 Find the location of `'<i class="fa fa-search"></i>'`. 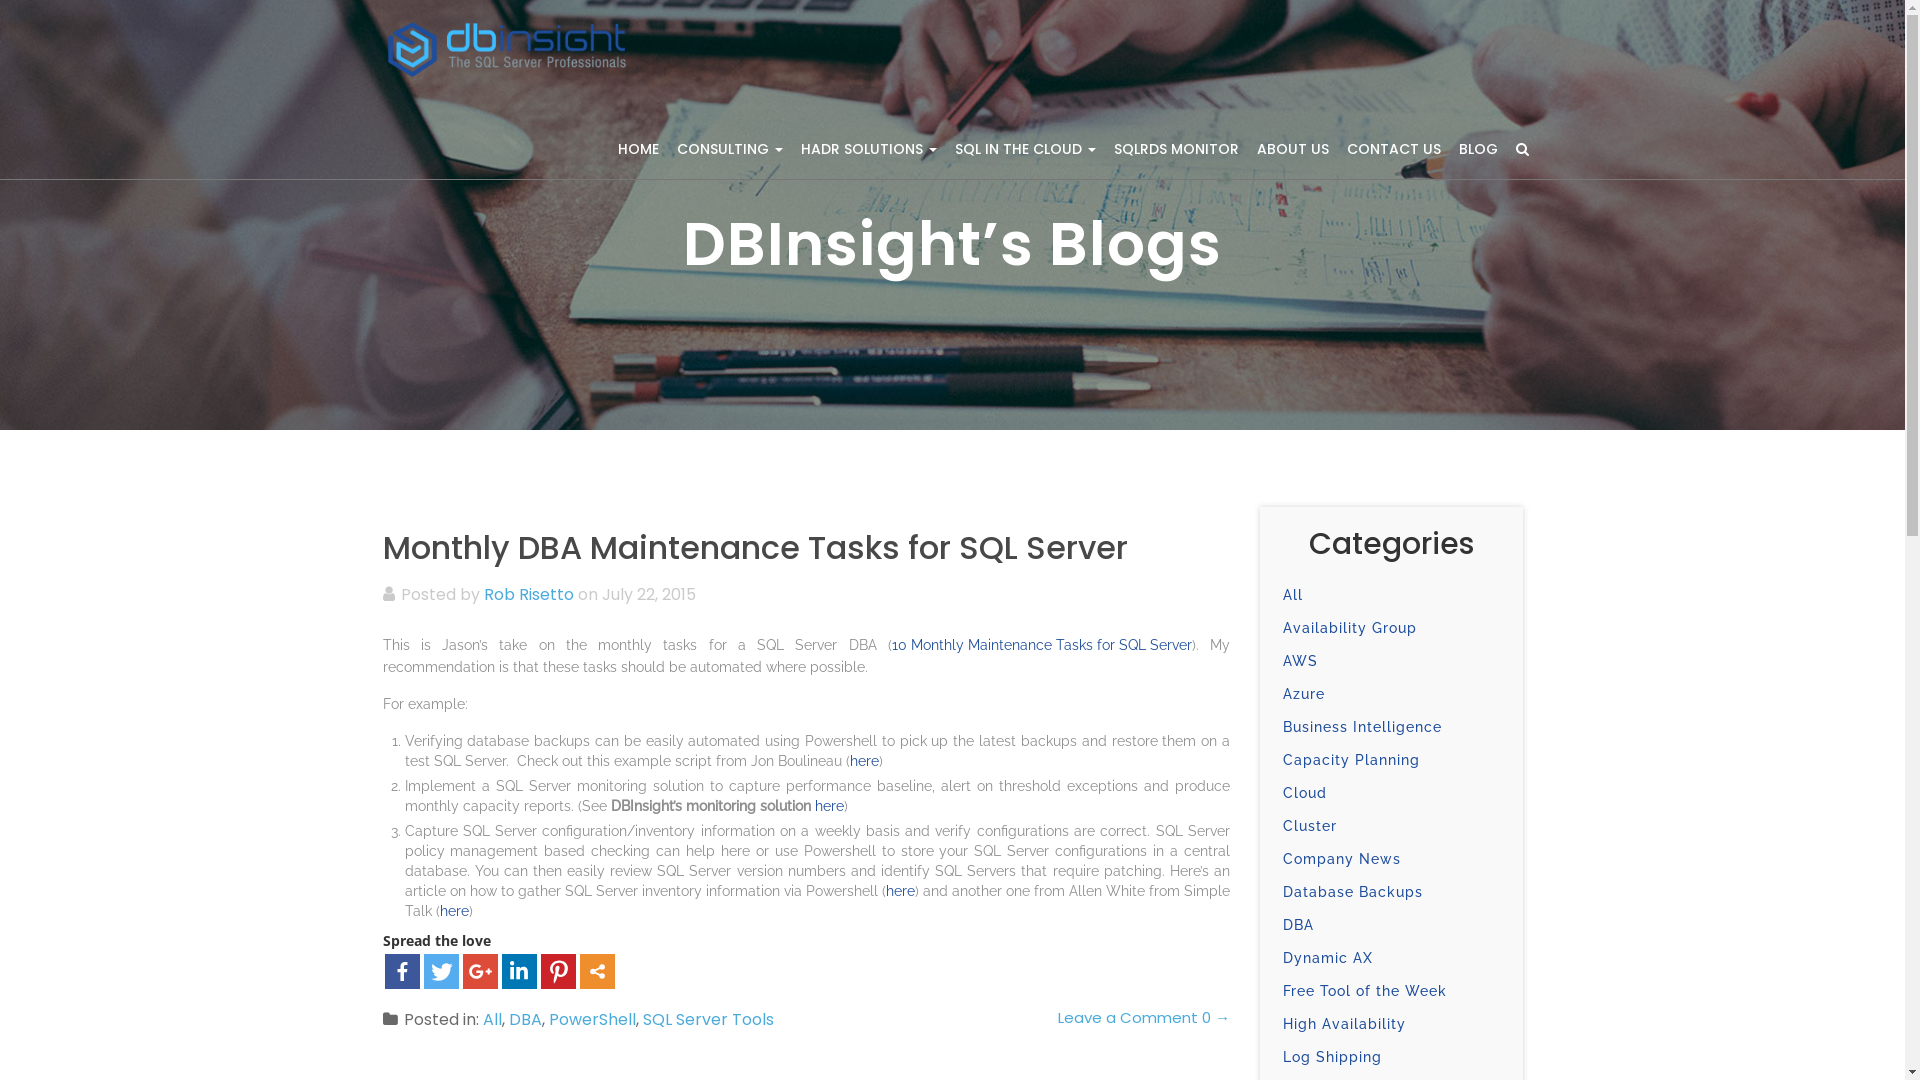

'<i class="fa fa-search"></i>' is located at coordinates (1520, 148).